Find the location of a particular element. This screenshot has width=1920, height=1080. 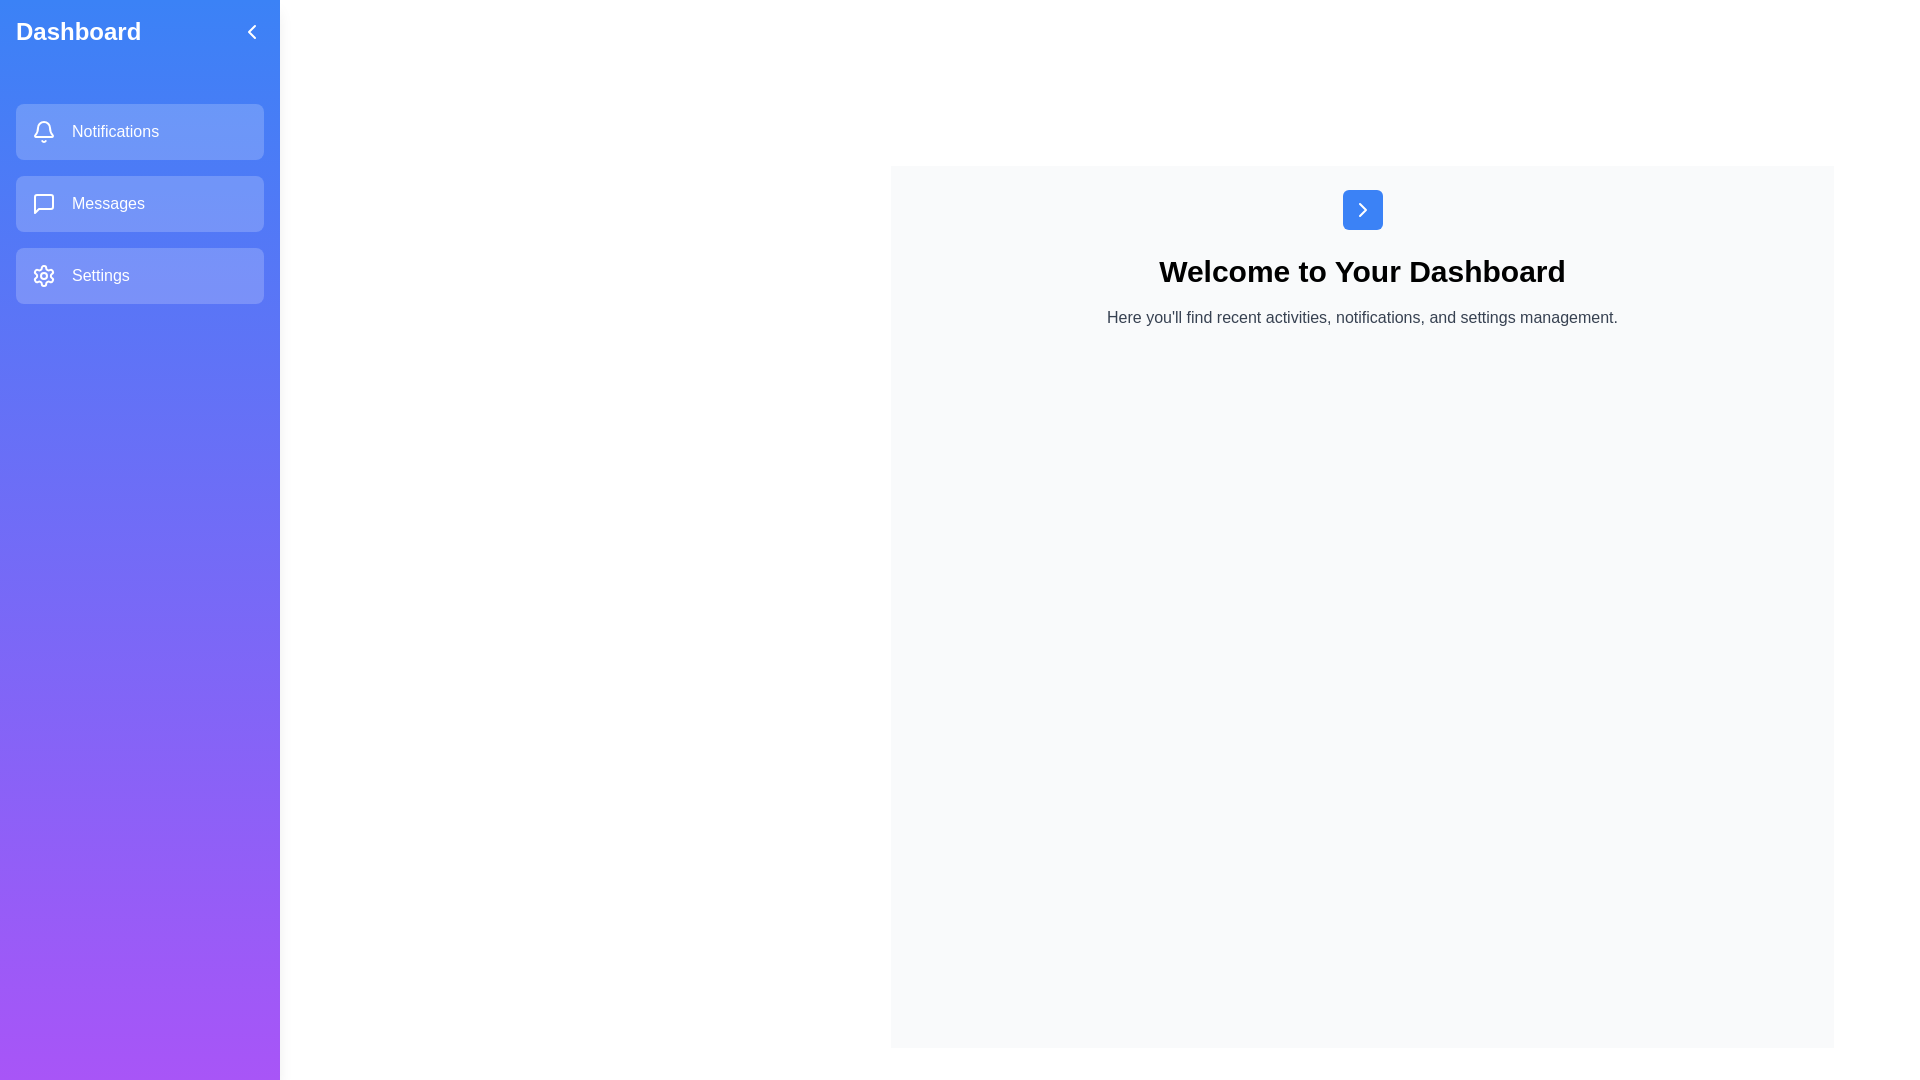

the menu option Settings from the sidebar is located at coordinates (138, 276).